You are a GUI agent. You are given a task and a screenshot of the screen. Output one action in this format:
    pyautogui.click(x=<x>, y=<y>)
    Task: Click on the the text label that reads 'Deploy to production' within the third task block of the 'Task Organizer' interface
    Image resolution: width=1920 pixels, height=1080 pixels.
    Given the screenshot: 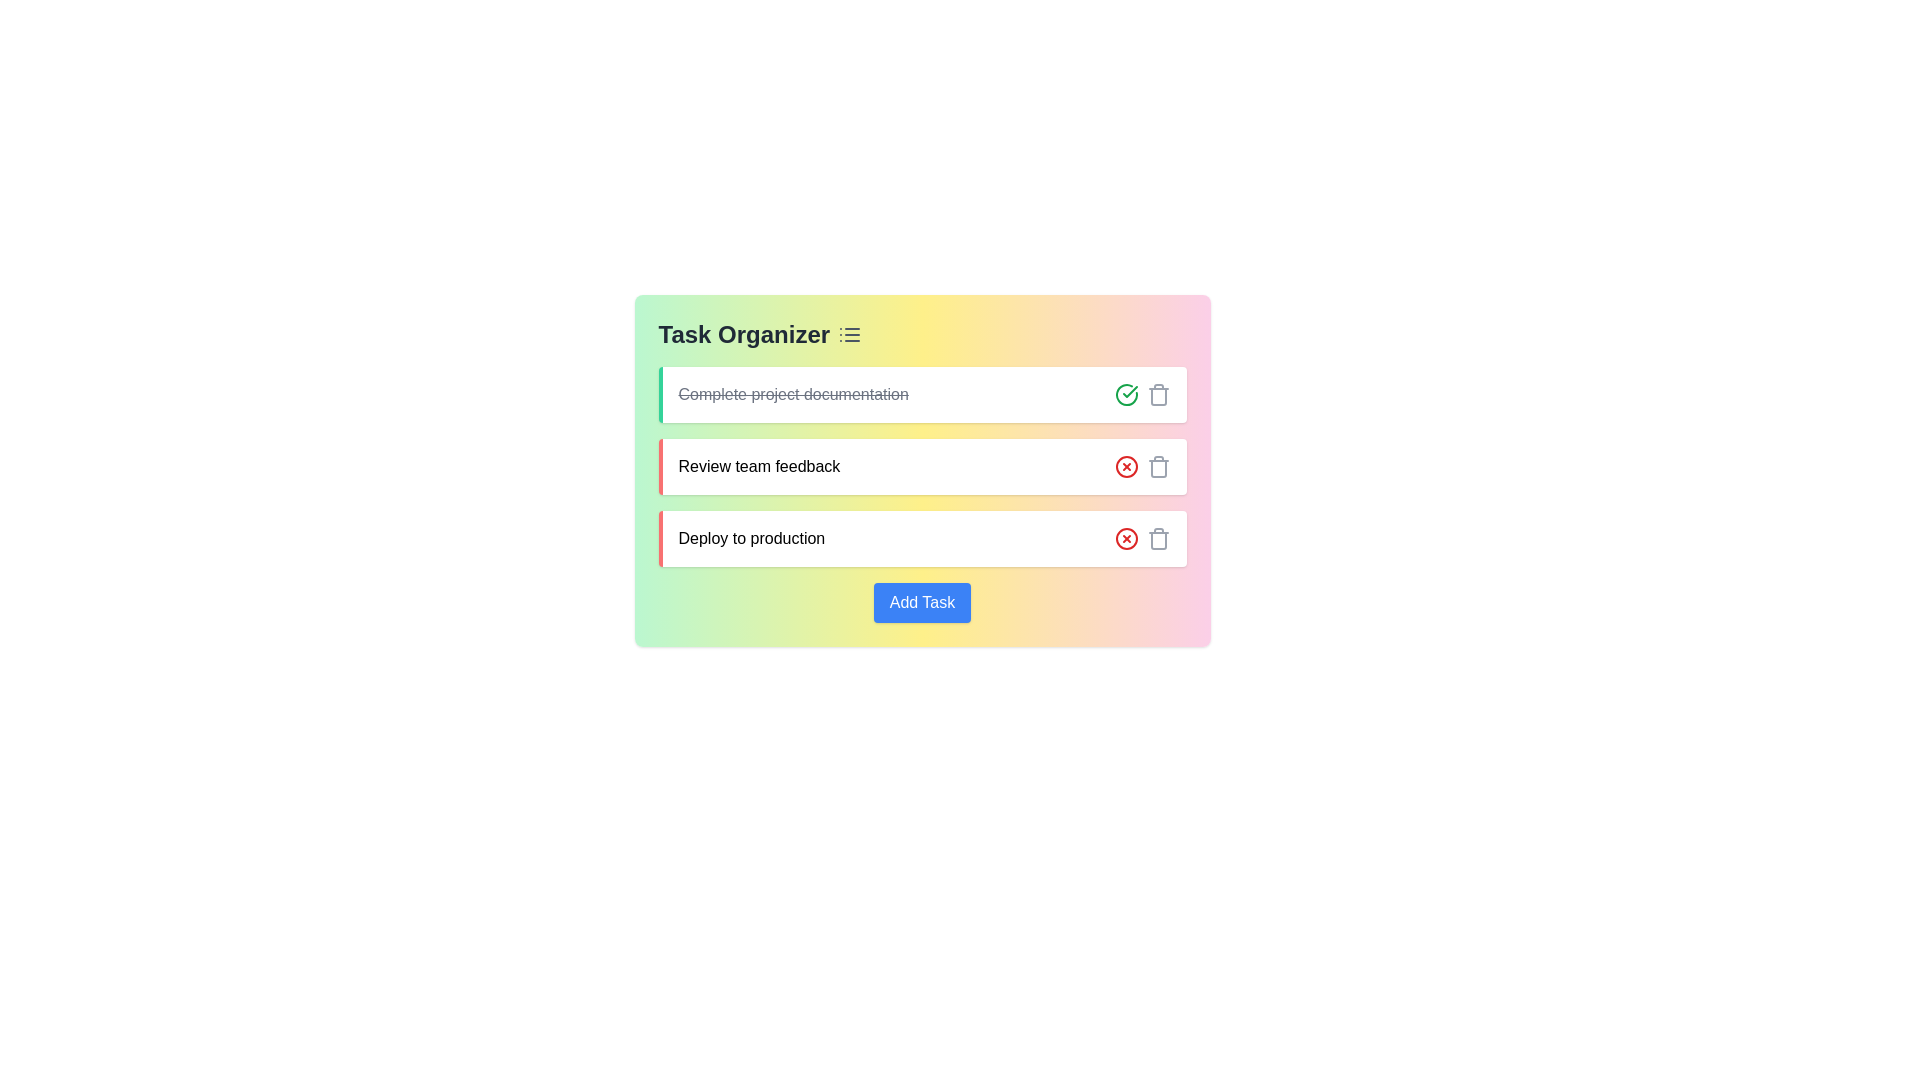 What is the action you would take?
    pyautogui.click(x=750, y=538)
    